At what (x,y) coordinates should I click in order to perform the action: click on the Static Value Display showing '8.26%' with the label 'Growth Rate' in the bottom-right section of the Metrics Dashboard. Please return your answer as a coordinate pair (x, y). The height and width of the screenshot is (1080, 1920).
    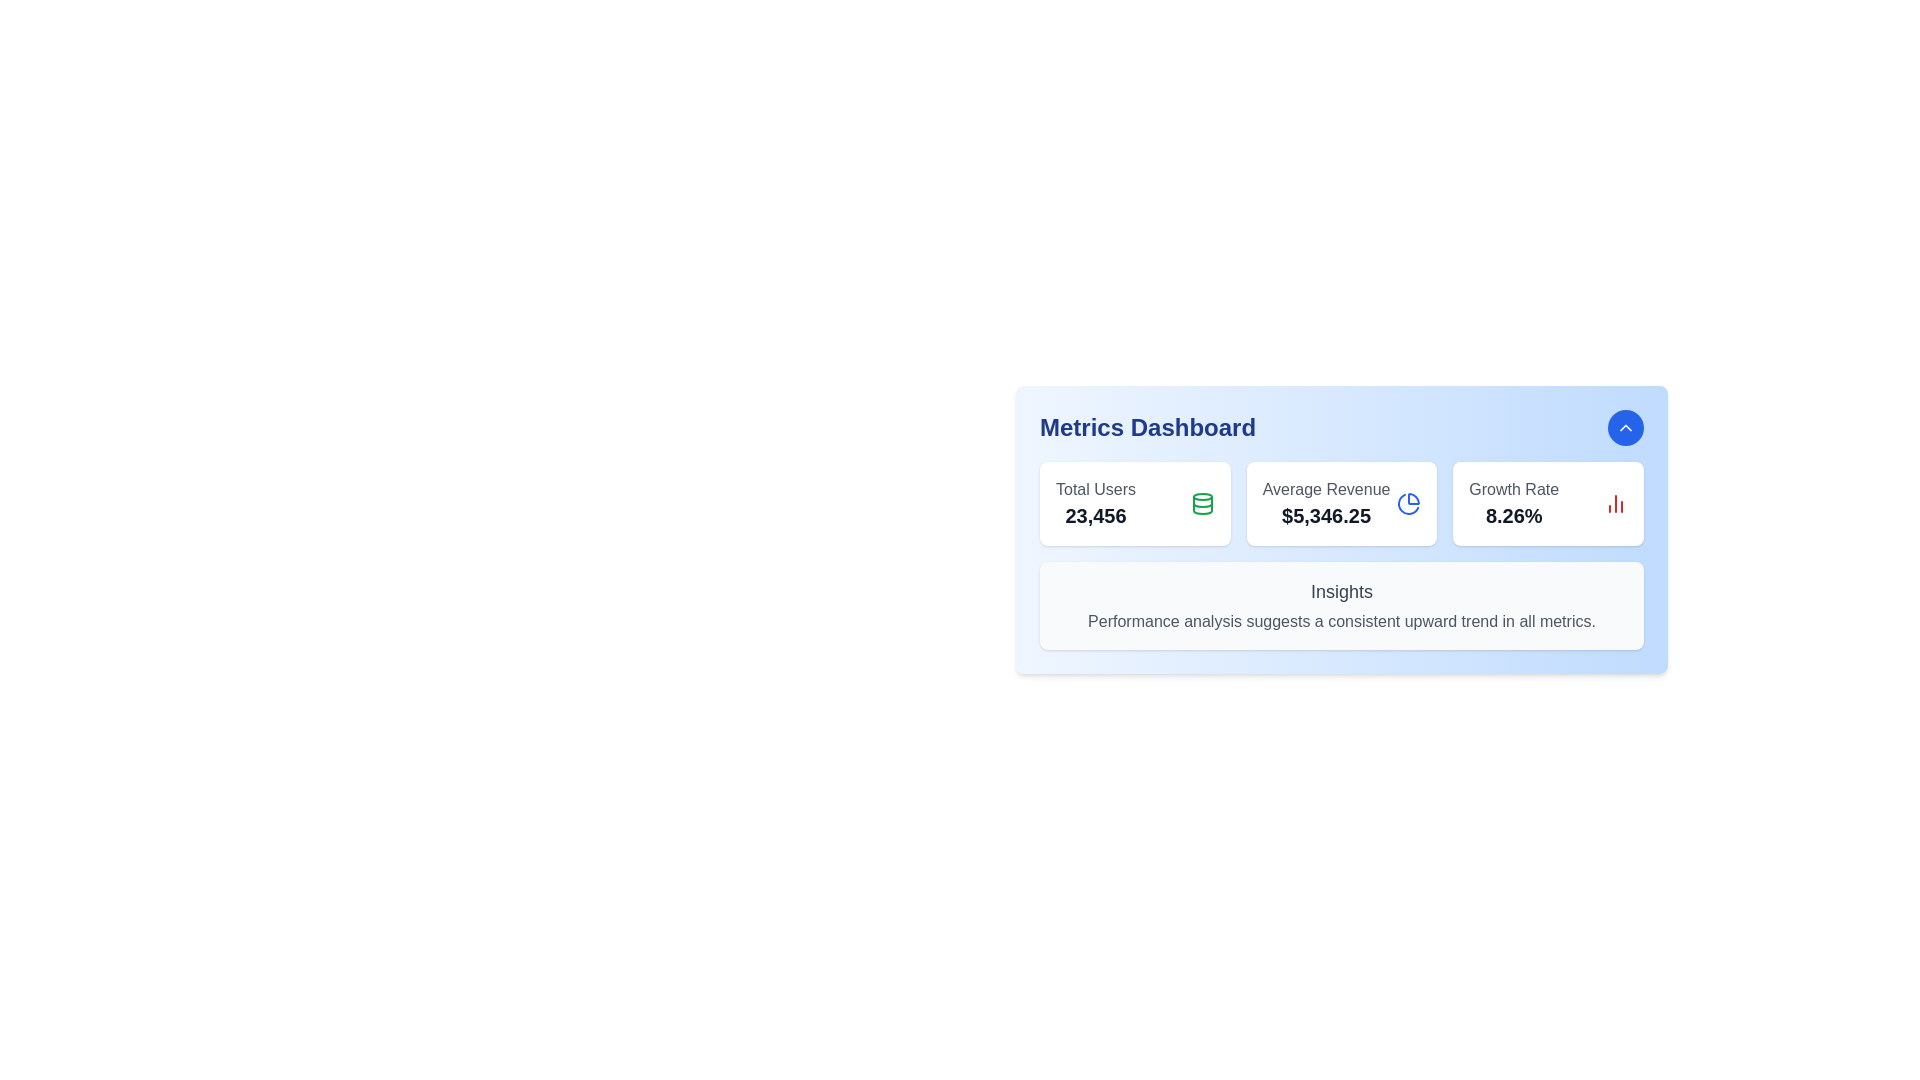
    Looking at the image, I should click on (1514, 503).